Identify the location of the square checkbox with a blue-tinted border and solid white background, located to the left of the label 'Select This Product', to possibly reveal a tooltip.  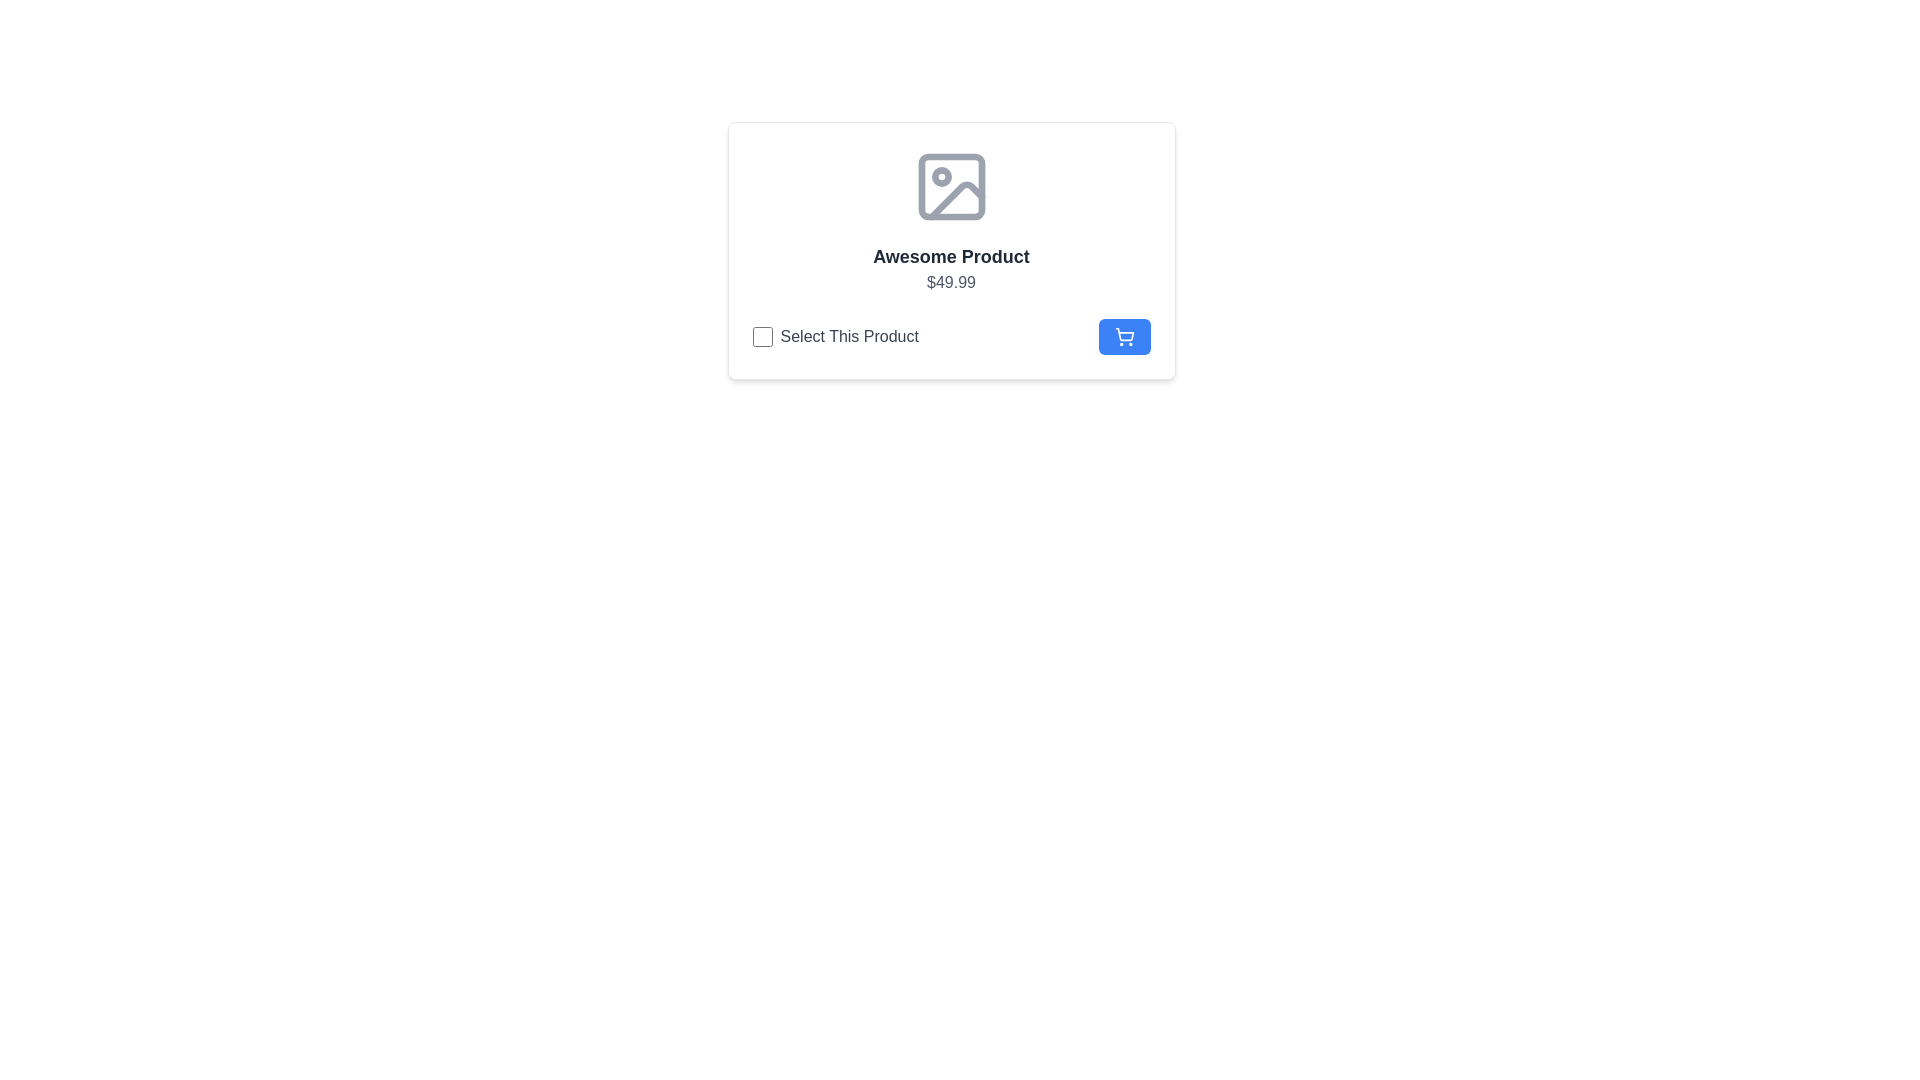
(761, 335).